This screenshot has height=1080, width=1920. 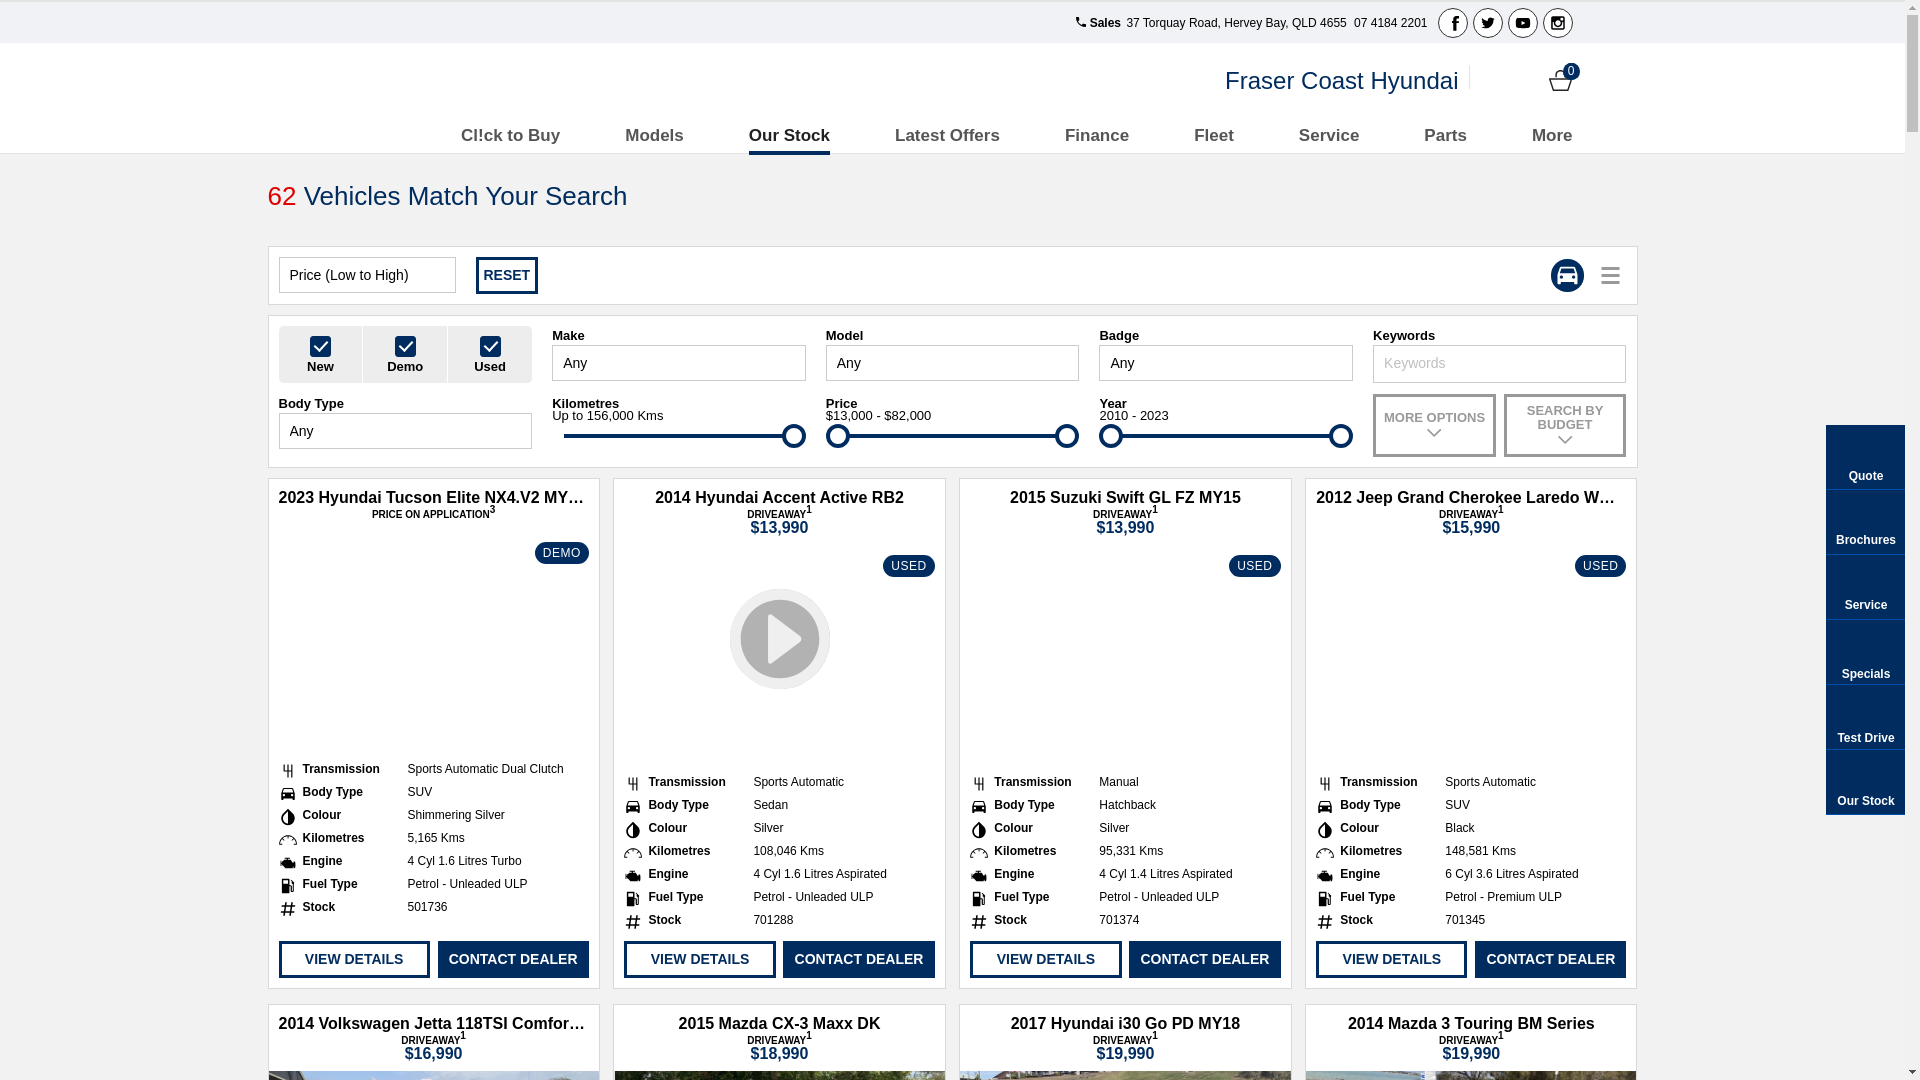 I want to click on 'CONTACT DEALER', so click(x=1203, y=958).